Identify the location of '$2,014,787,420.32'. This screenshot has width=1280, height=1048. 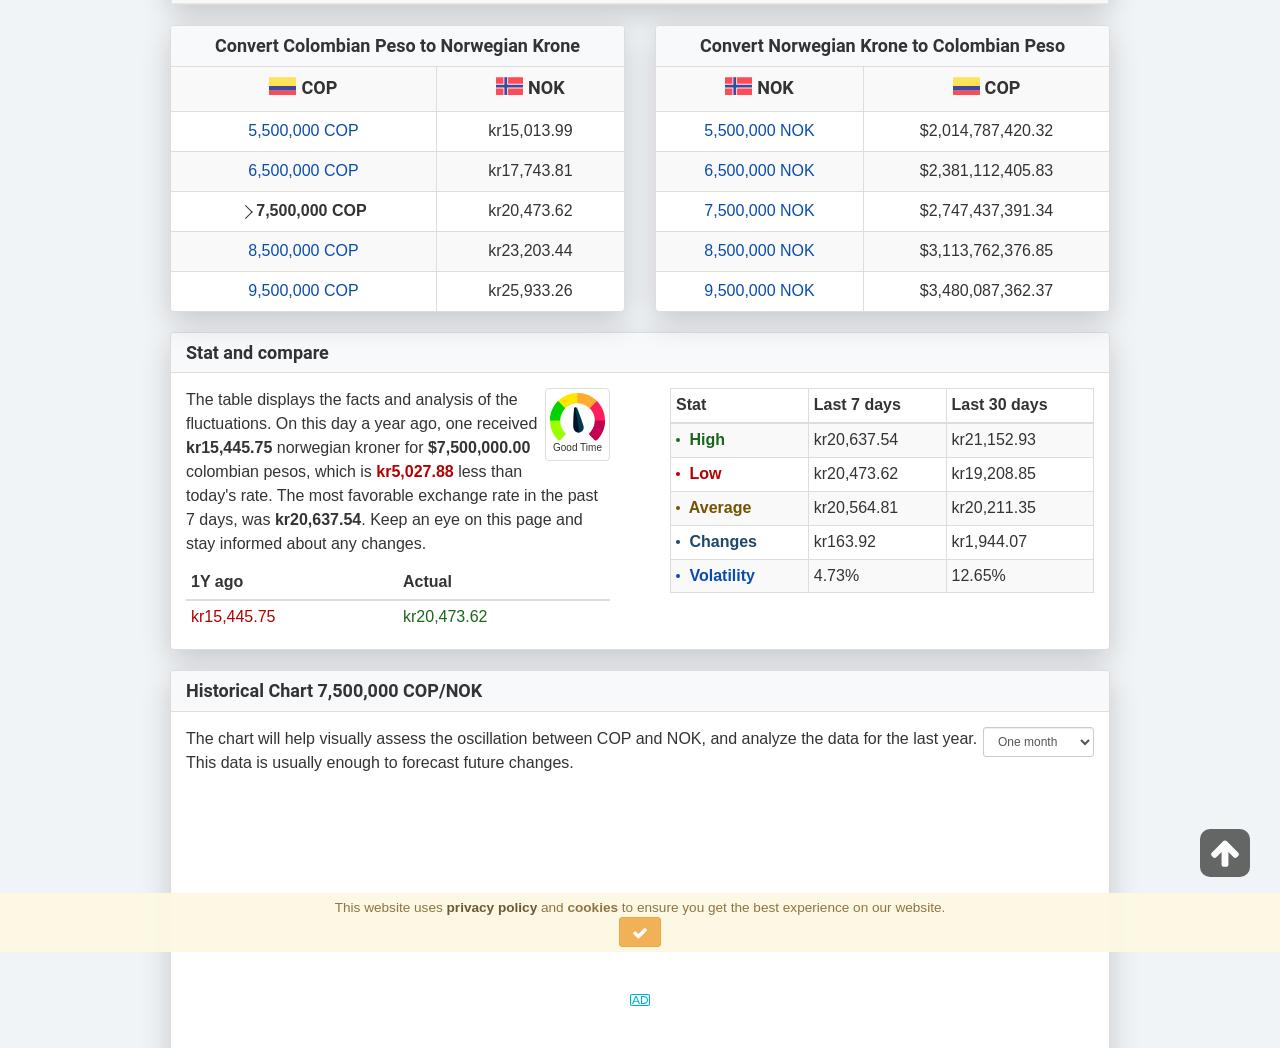
(985, 129).